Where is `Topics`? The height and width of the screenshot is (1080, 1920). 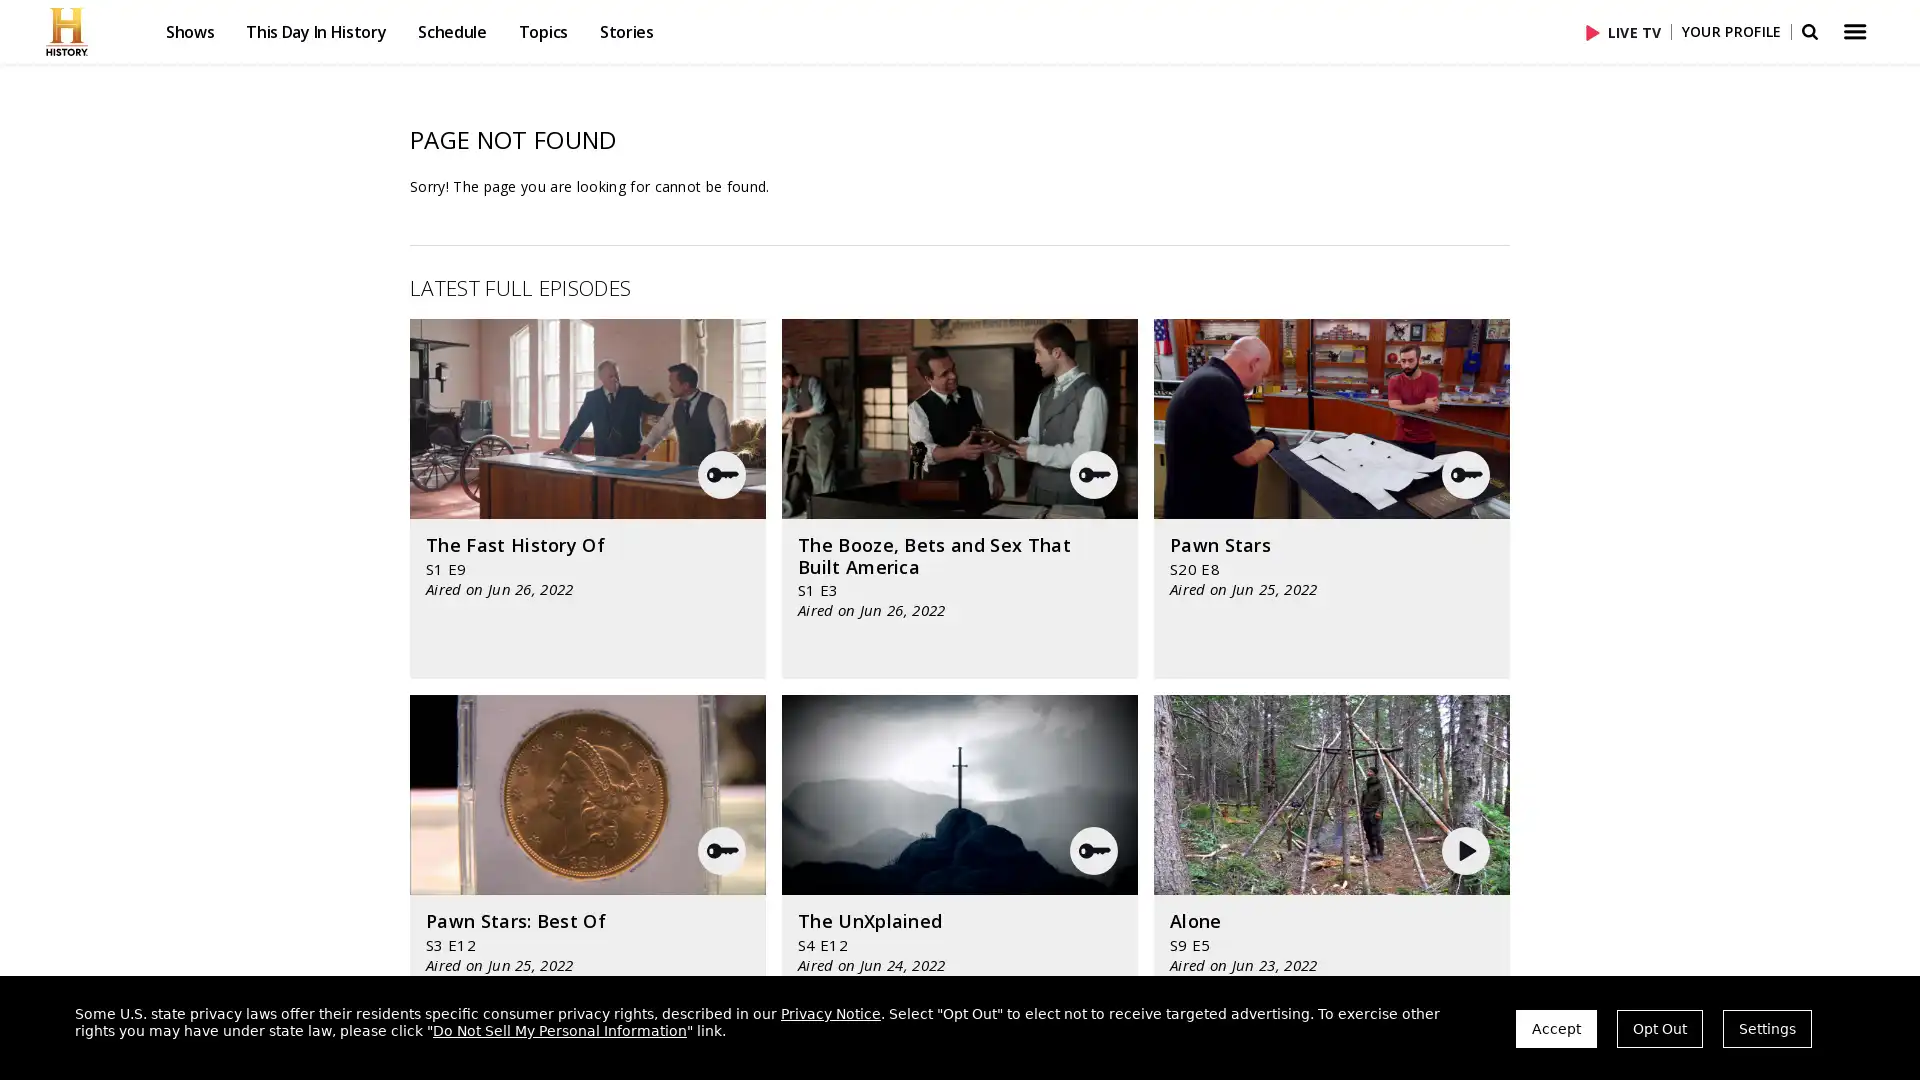 Topics is located at coordinates (542, 31).